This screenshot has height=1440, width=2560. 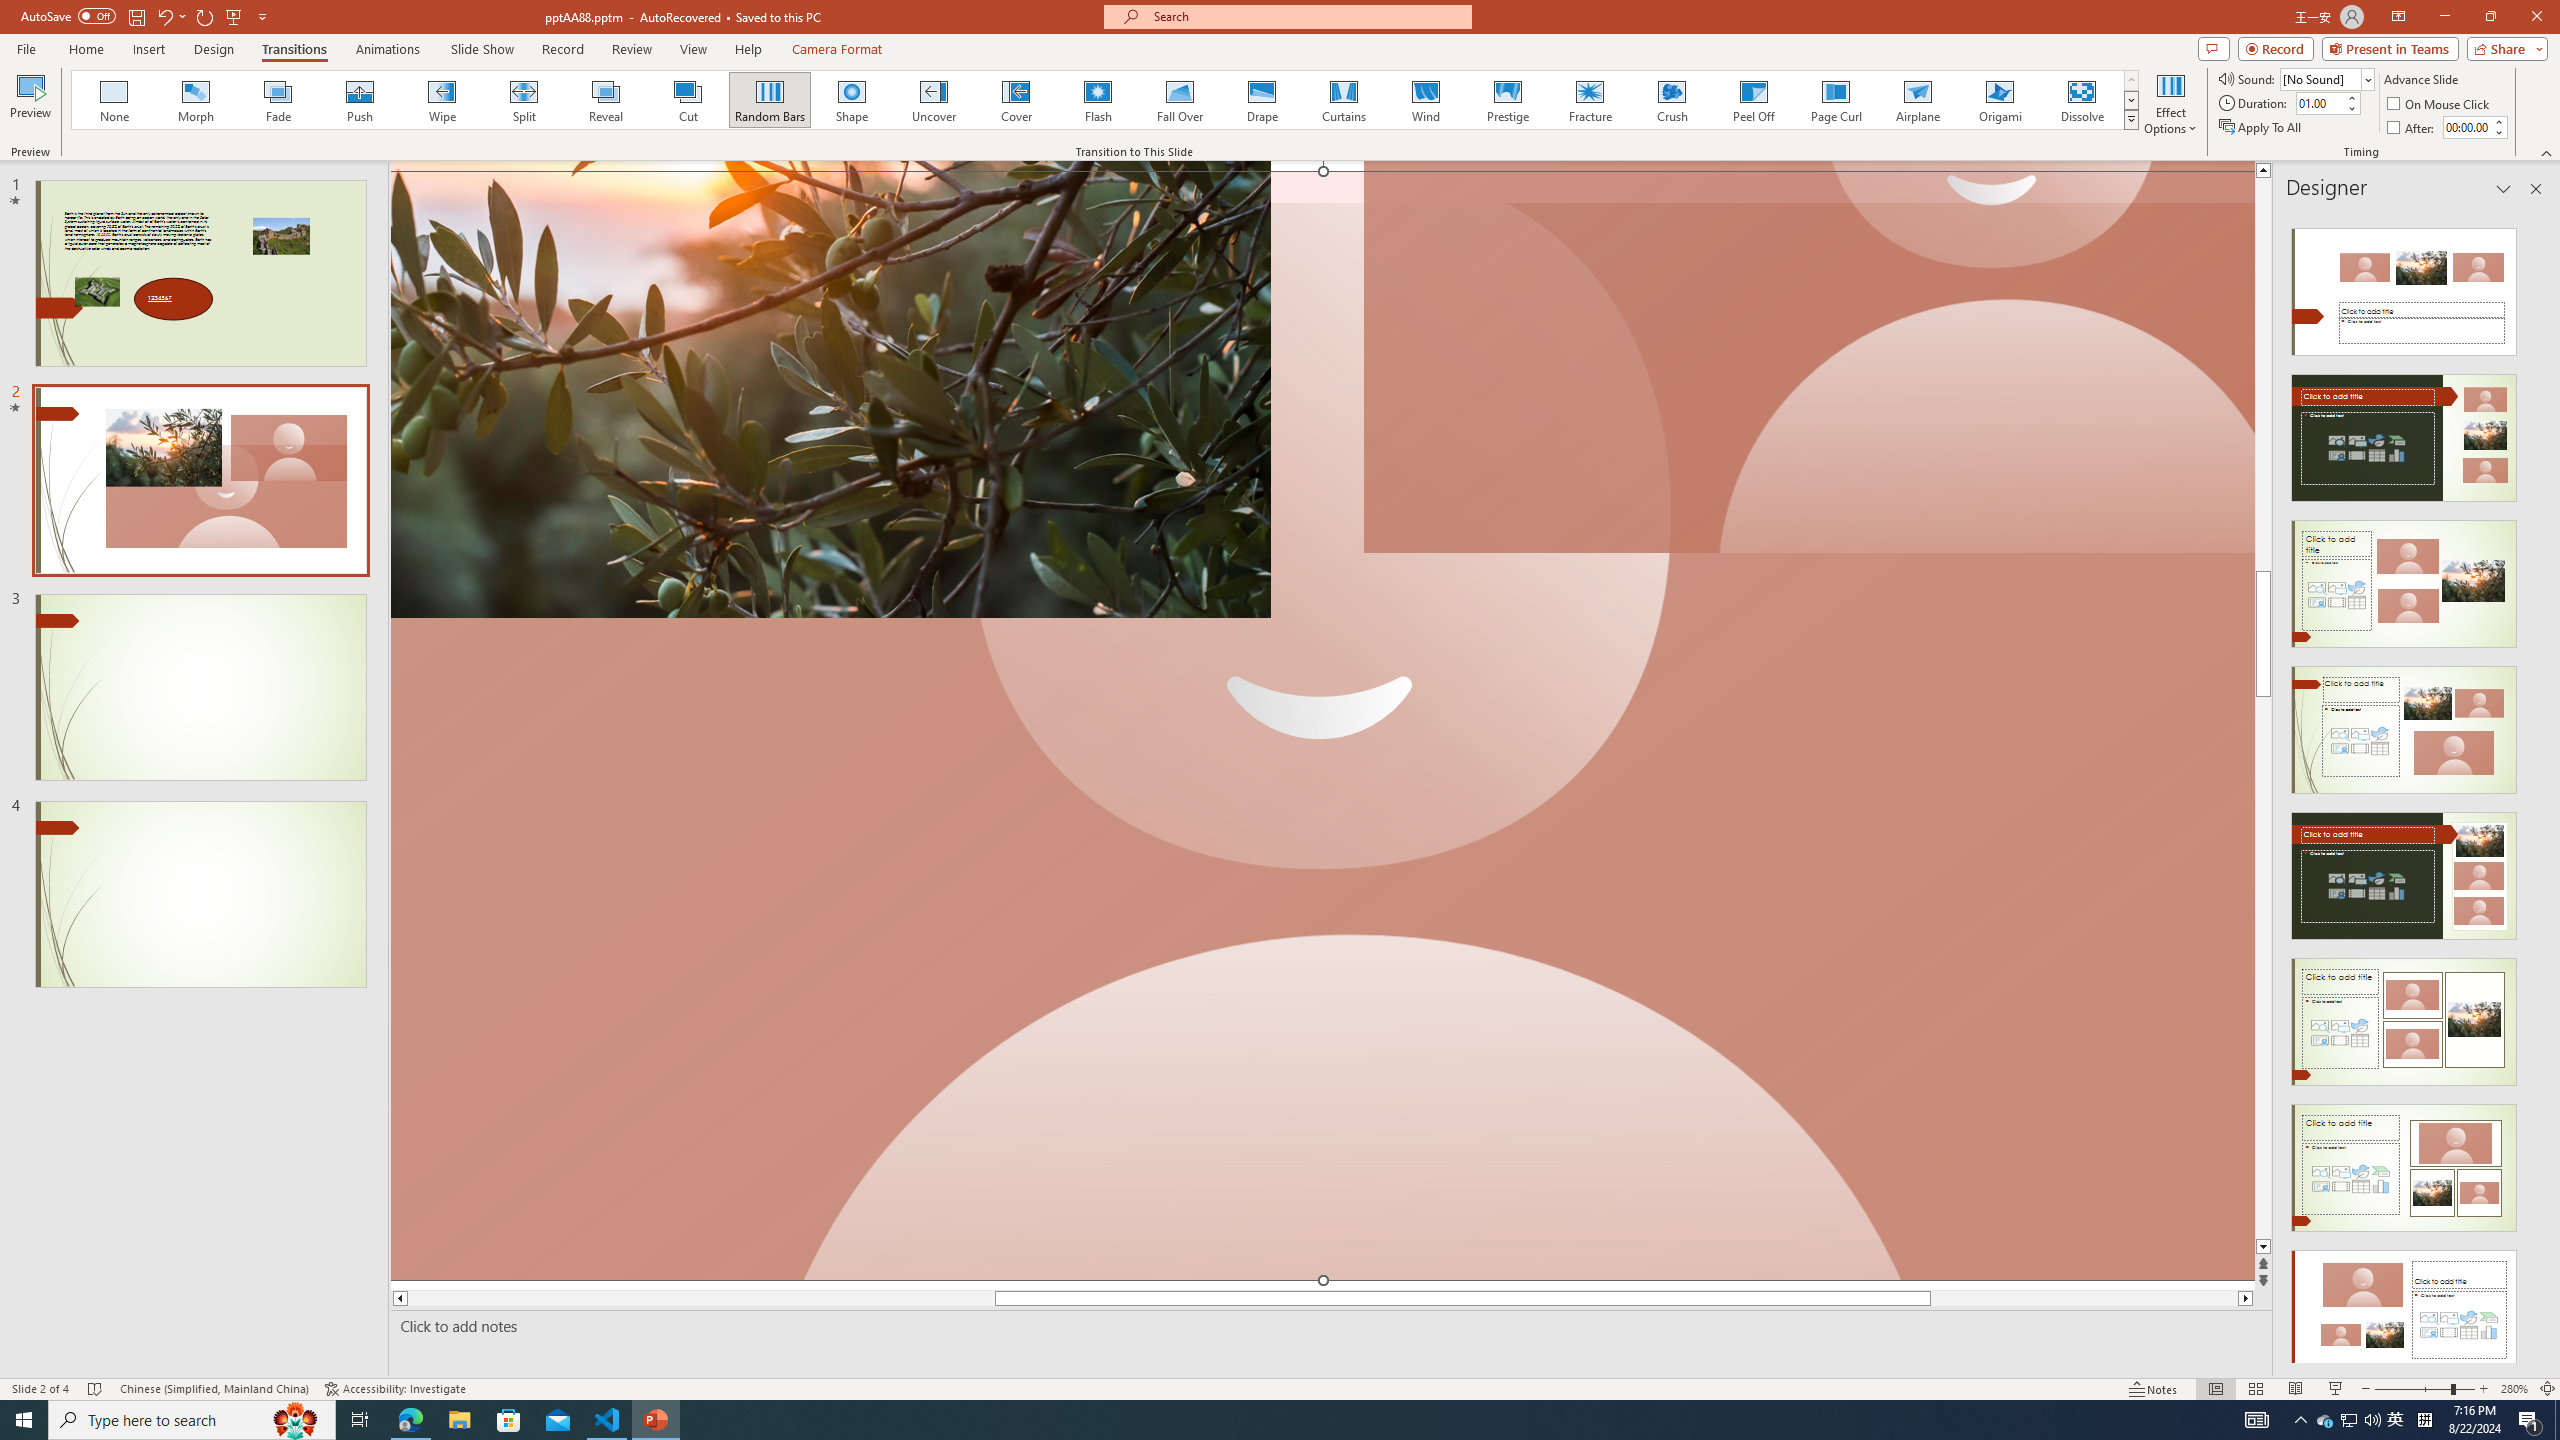 What do you see at coordinates (2515, 1389) in the screenshot?
I see `'Zoom 280%'` at bounding box center [2515, 1389].